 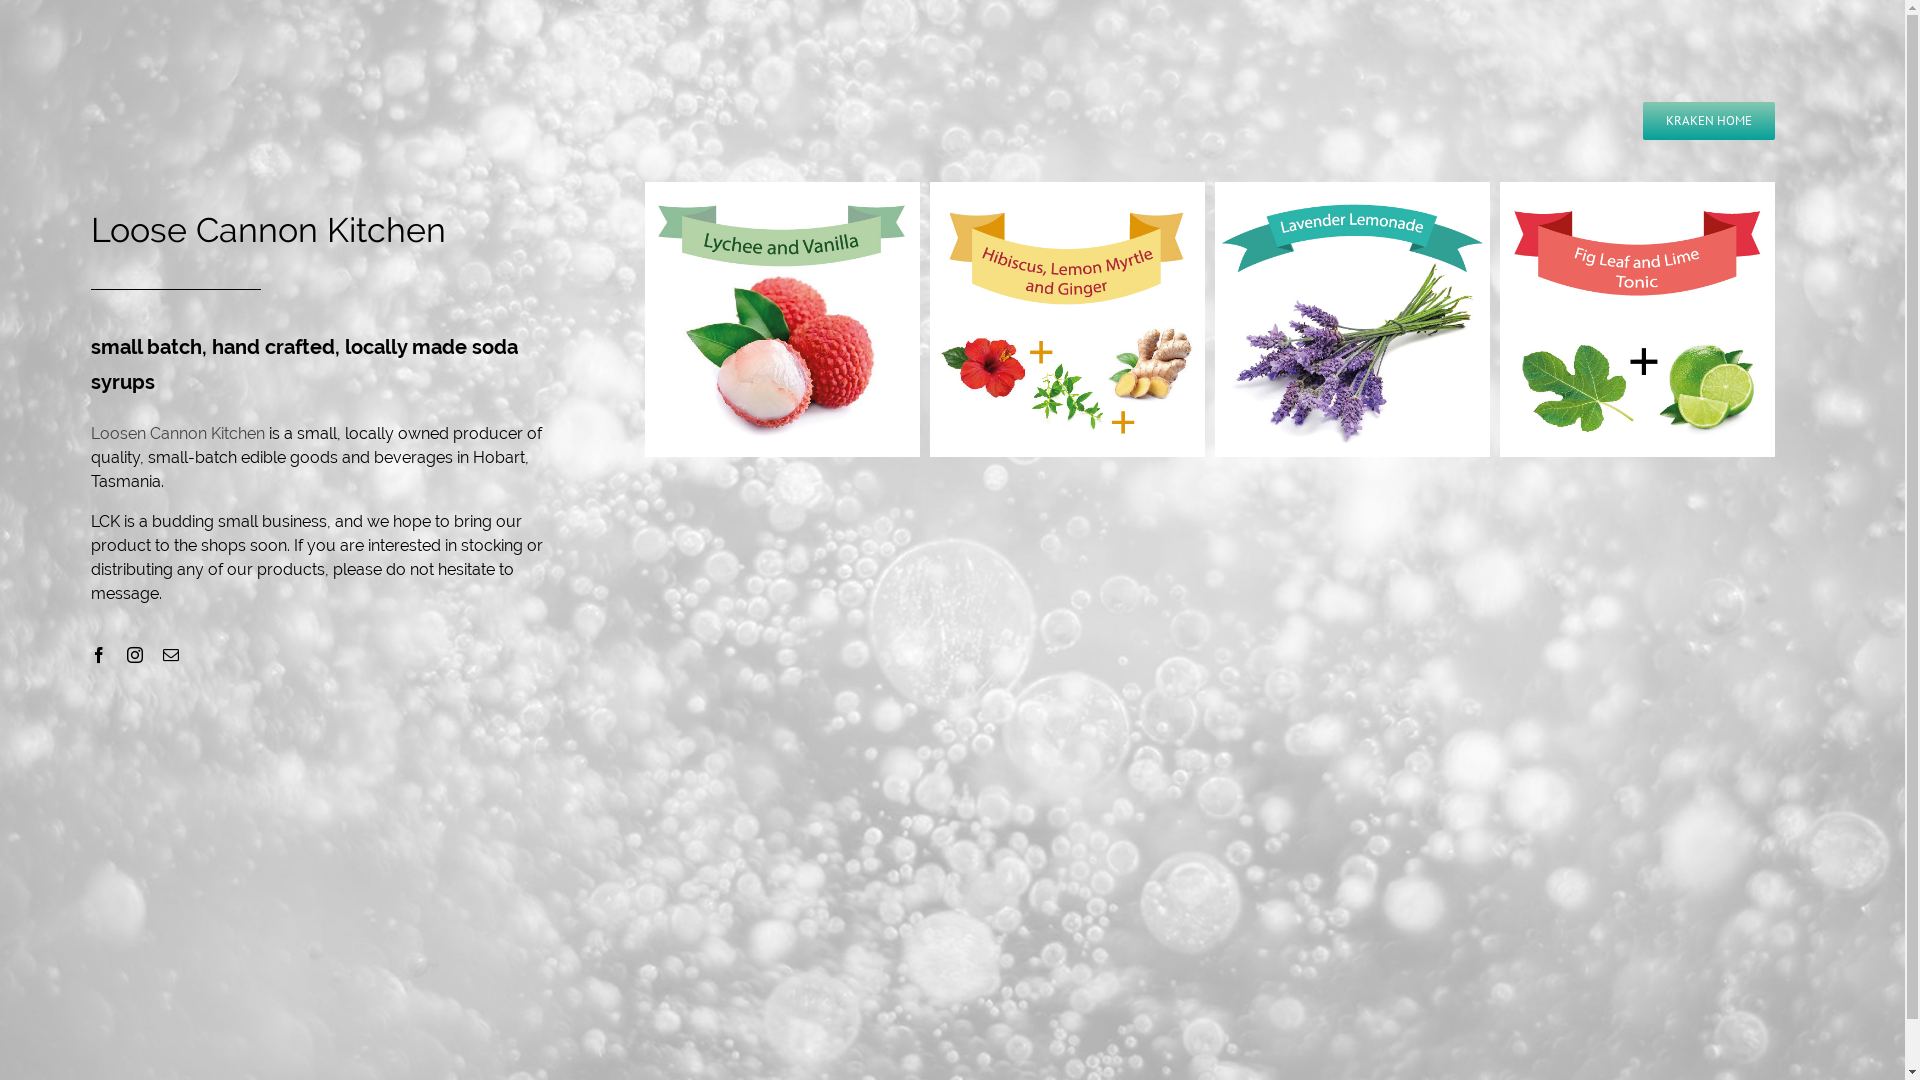 What do you see at coordinates (1637, 318) in the screenshot?
I see `'Fig Leaf and Lime'` at bounding box center [1637, 318].